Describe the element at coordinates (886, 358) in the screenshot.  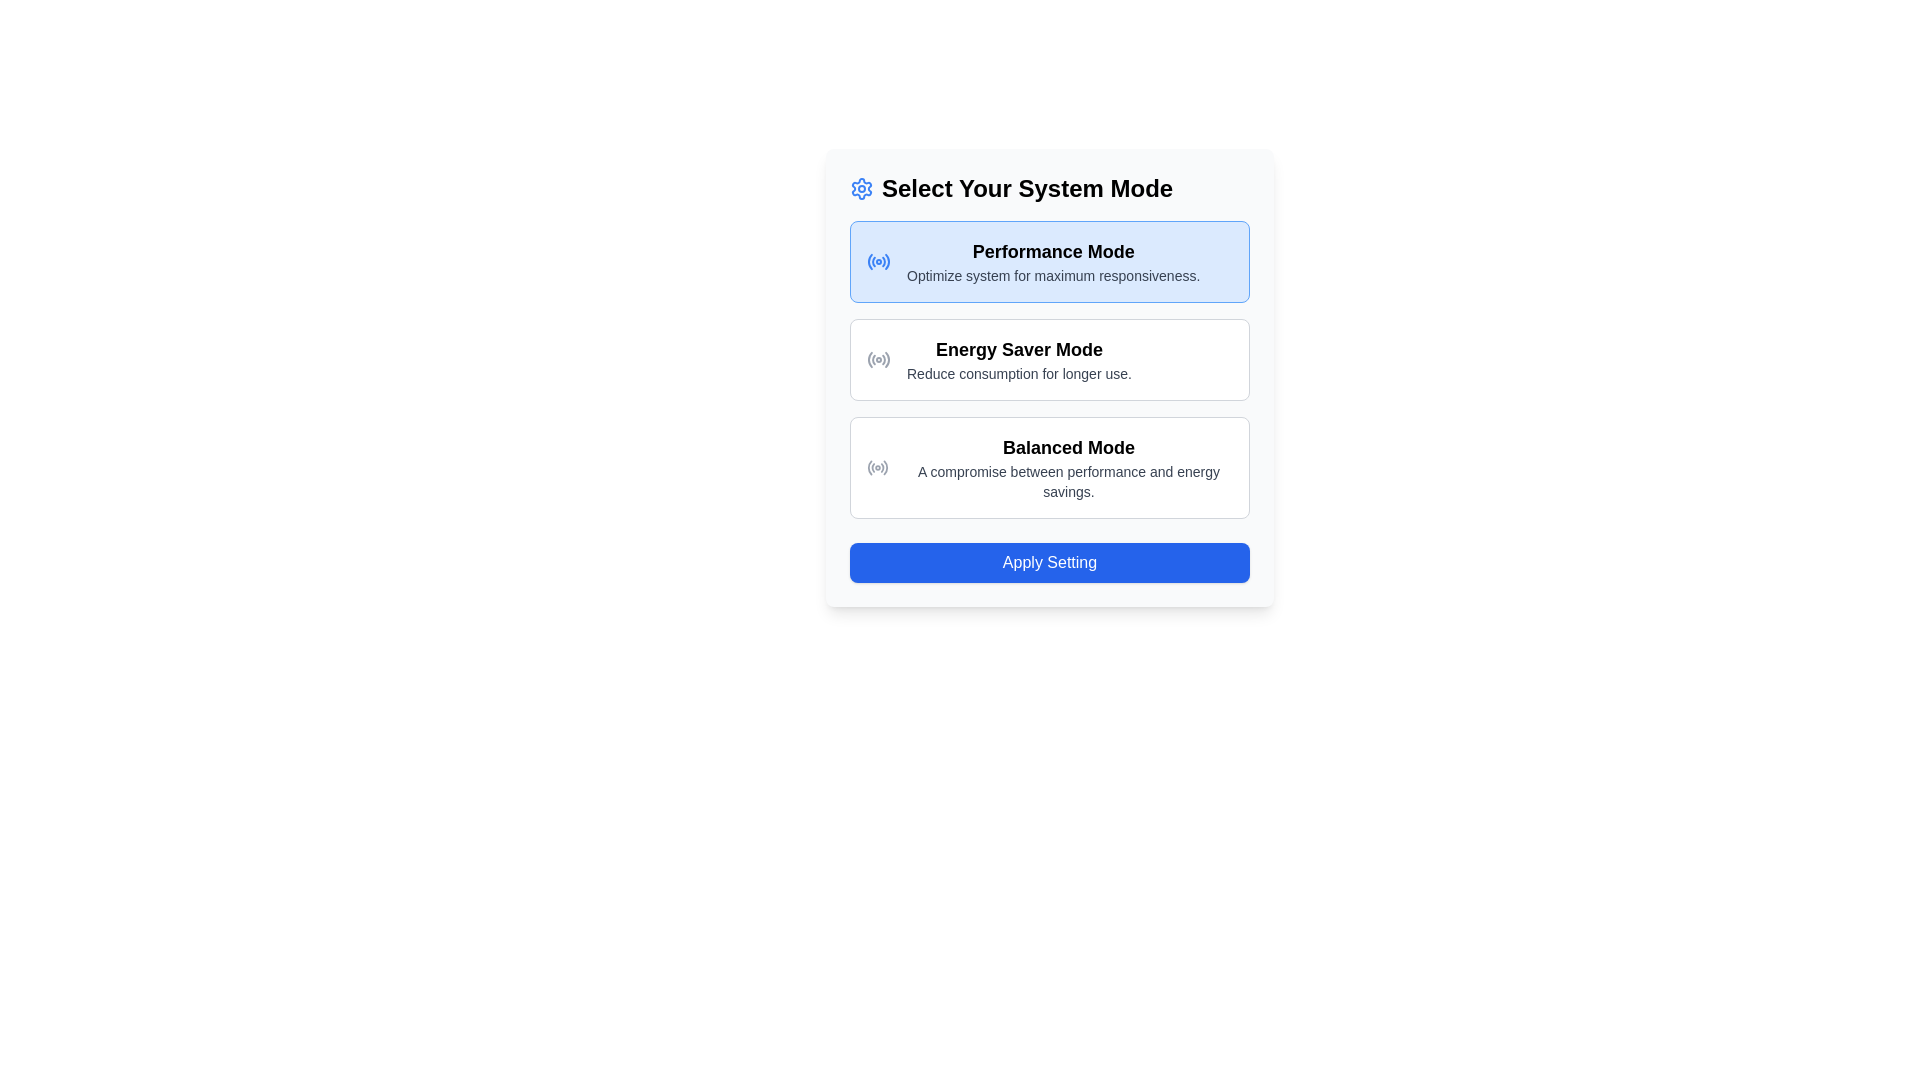
I see `the rightmost segment of the radio button icon representing 'Energy Saver Mode', which is part of an SVG illustration and contributes to the aesthetics of the option display` at that location.